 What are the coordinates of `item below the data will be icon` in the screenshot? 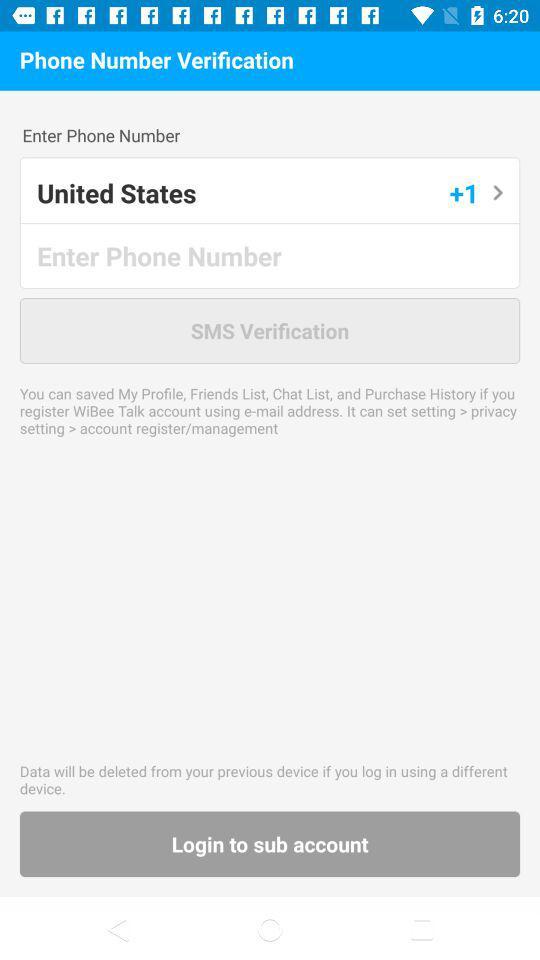 It's located at (270, 843).